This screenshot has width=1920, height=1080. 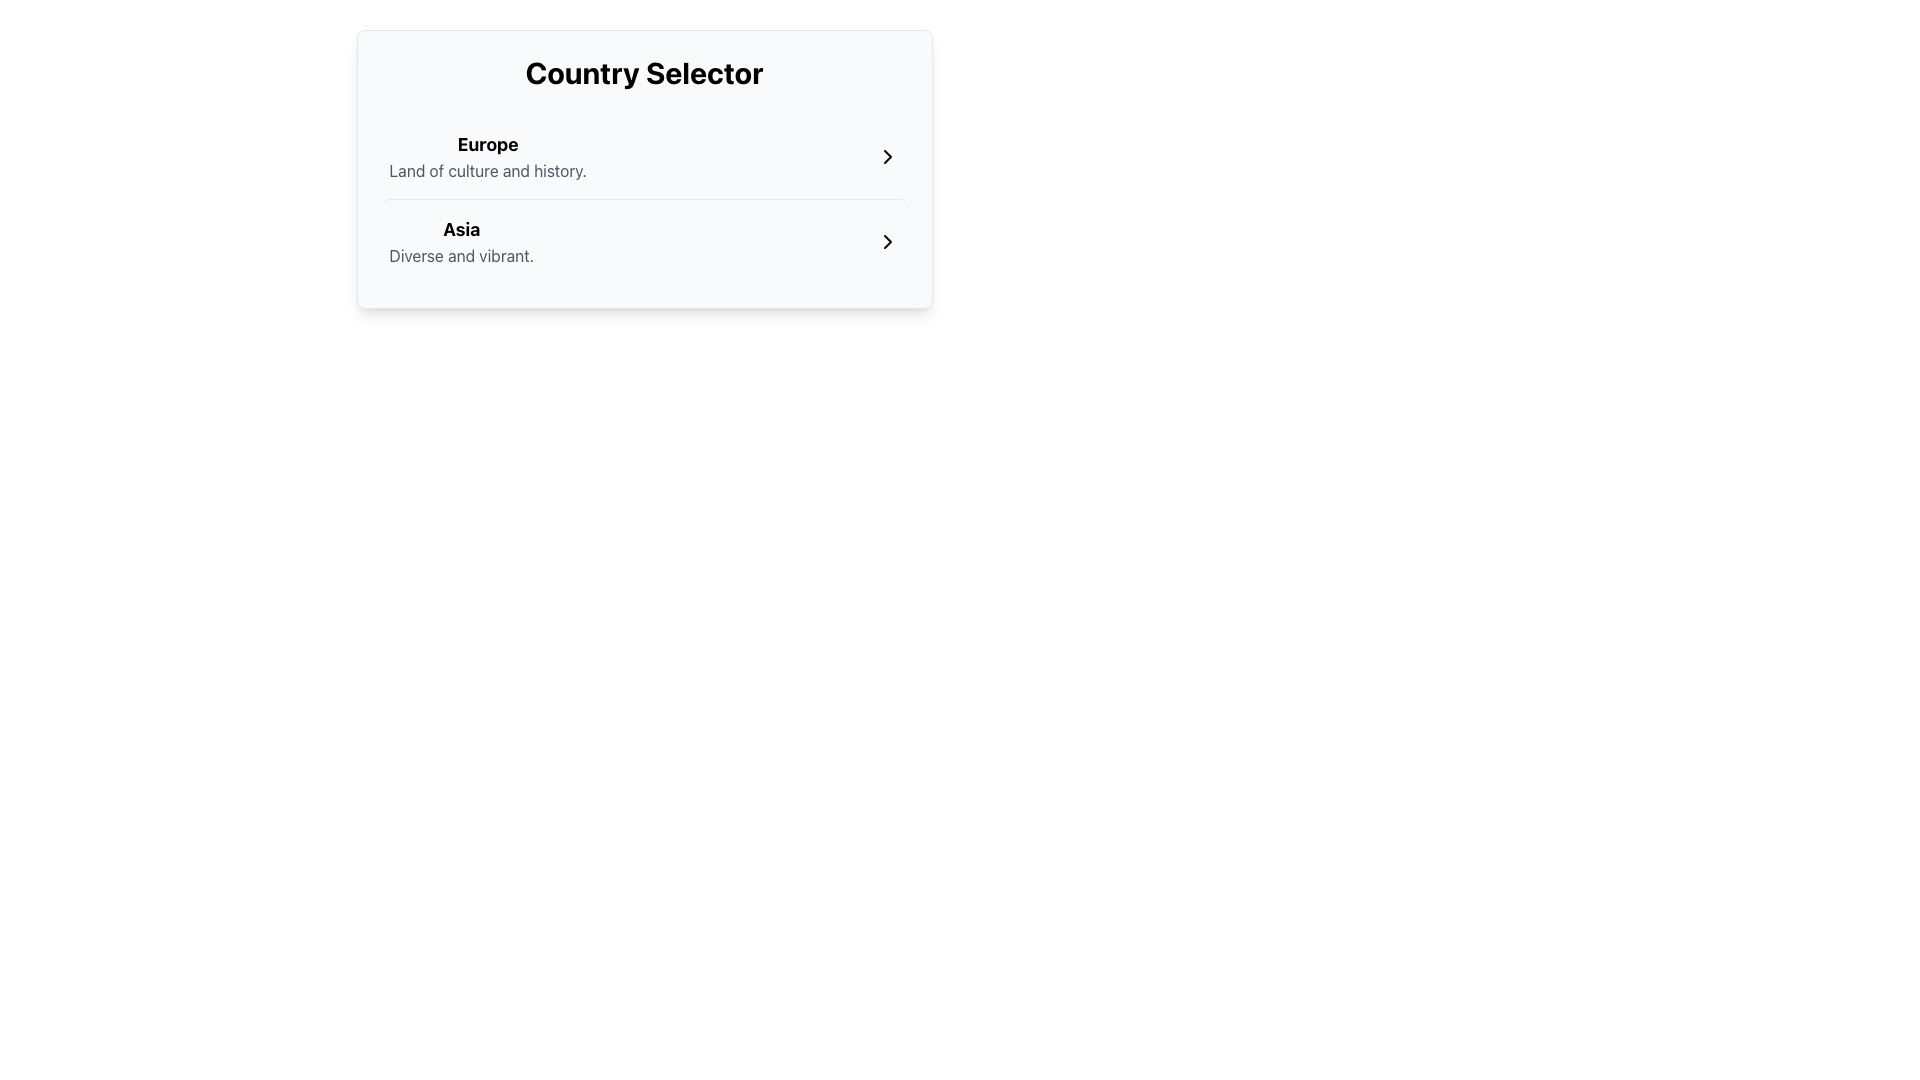 I want to click on the right-pointing chevron-shaped icon located at the far right of the list item labeled 'Asia', so click(x=886, y=241).